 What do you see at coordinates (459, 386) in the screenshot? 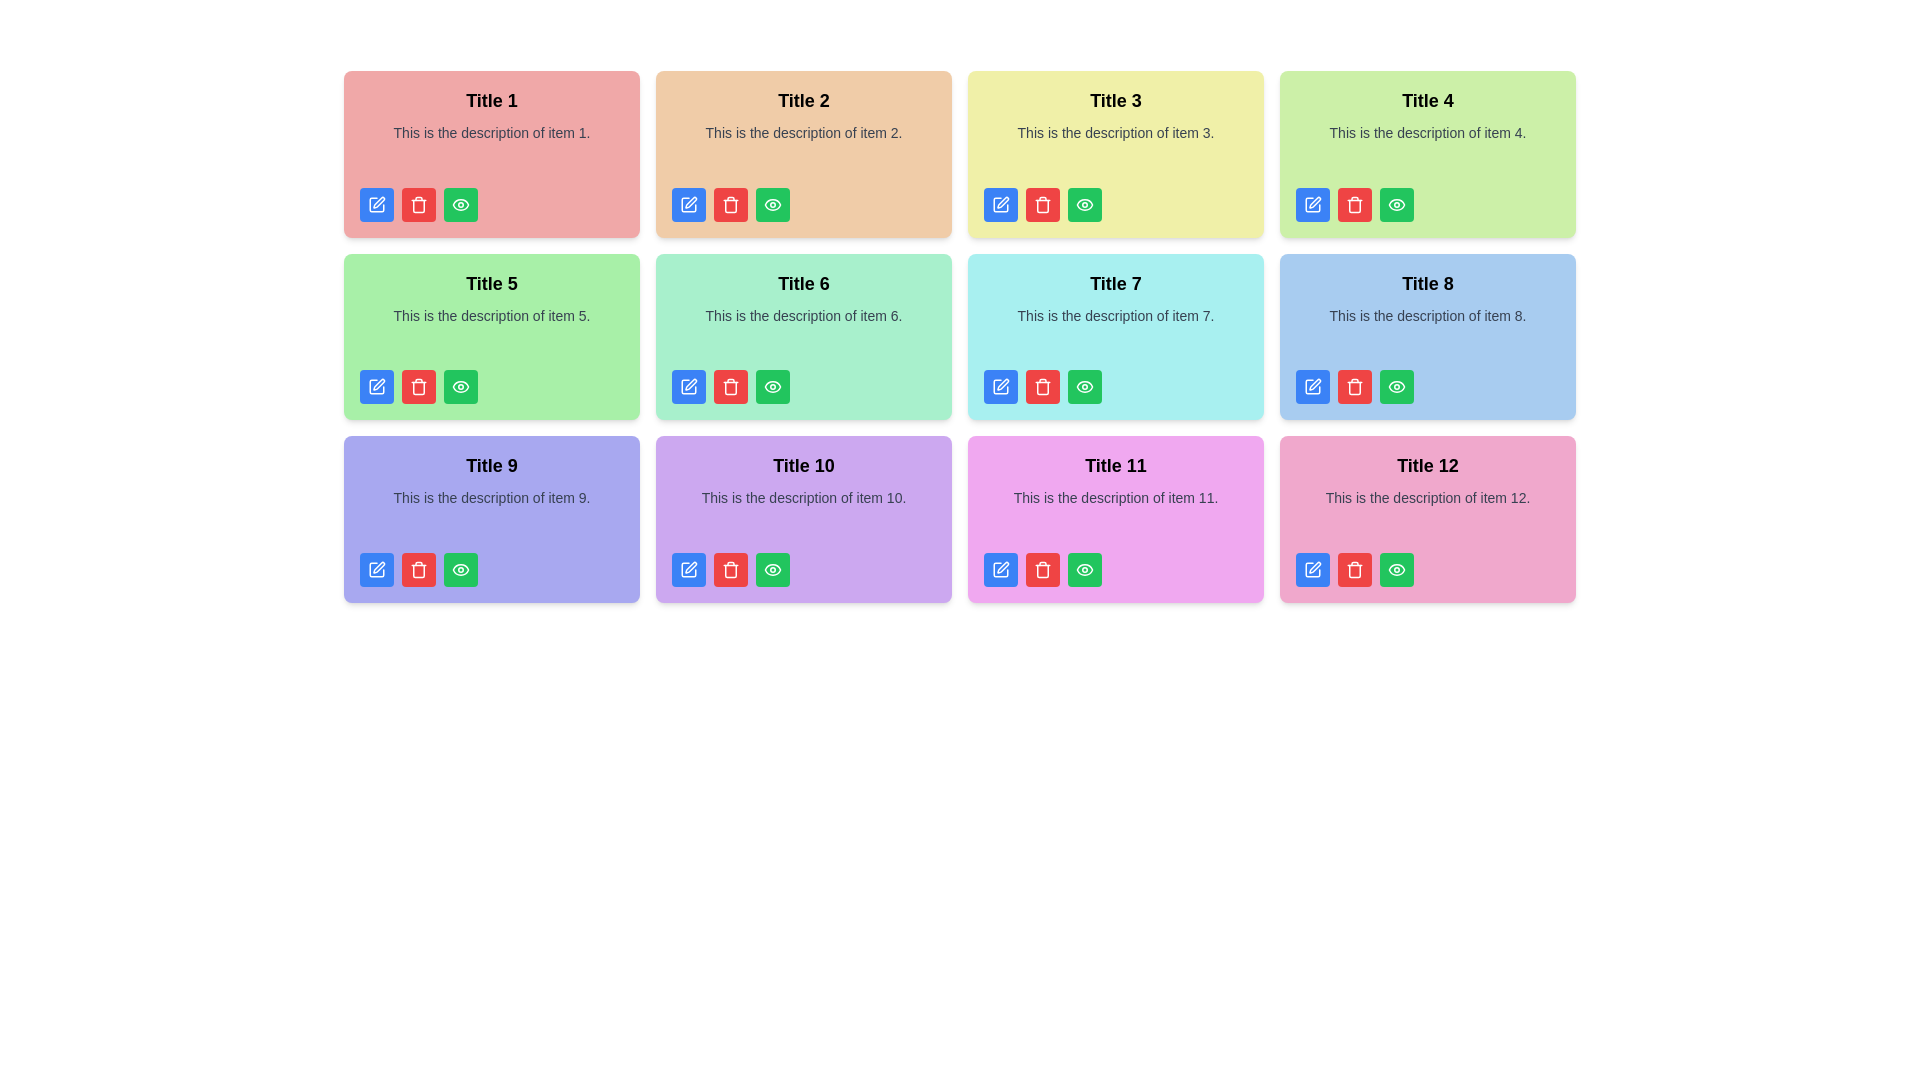
I see `the elliptical eye outline icon element, which is styled without fill and has a stroke, serving as the outer outline of the eye icon` at bounding box center [459, 386].